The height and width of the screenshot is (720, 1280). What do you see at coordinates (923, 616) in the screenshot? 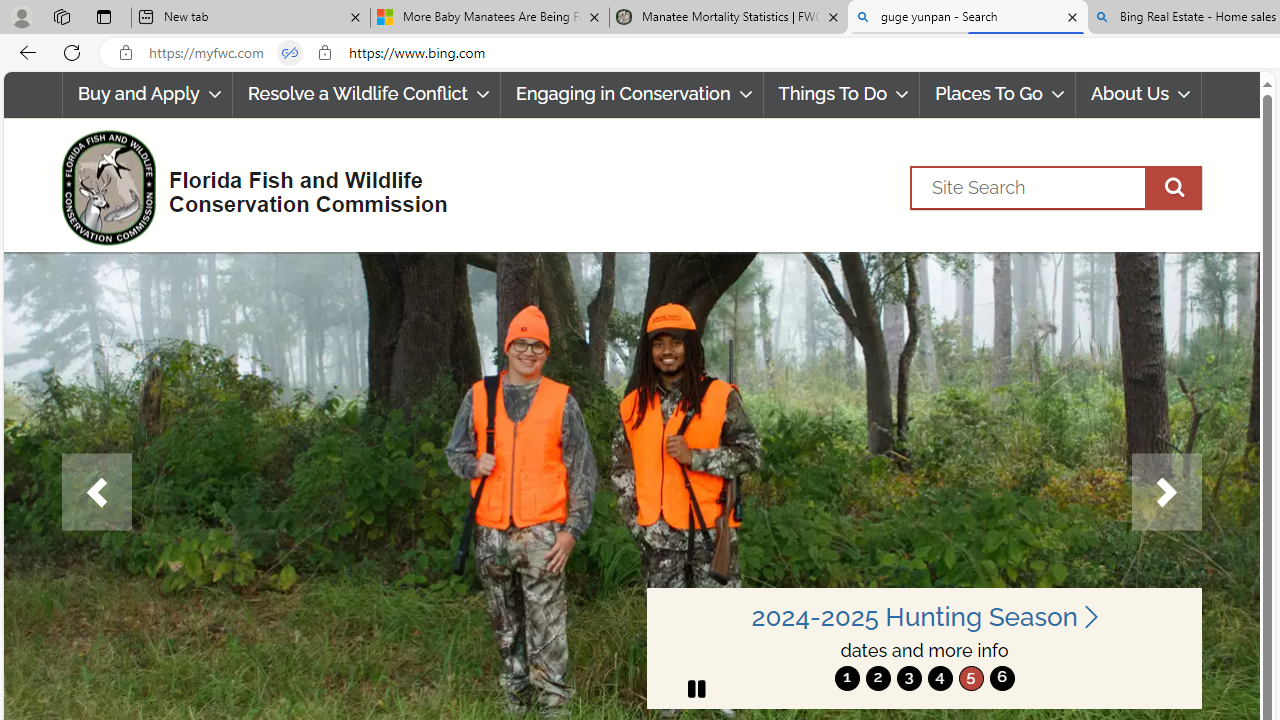
I see `'2024-2025 Hunting Season '` at bounding box center [923, 616].